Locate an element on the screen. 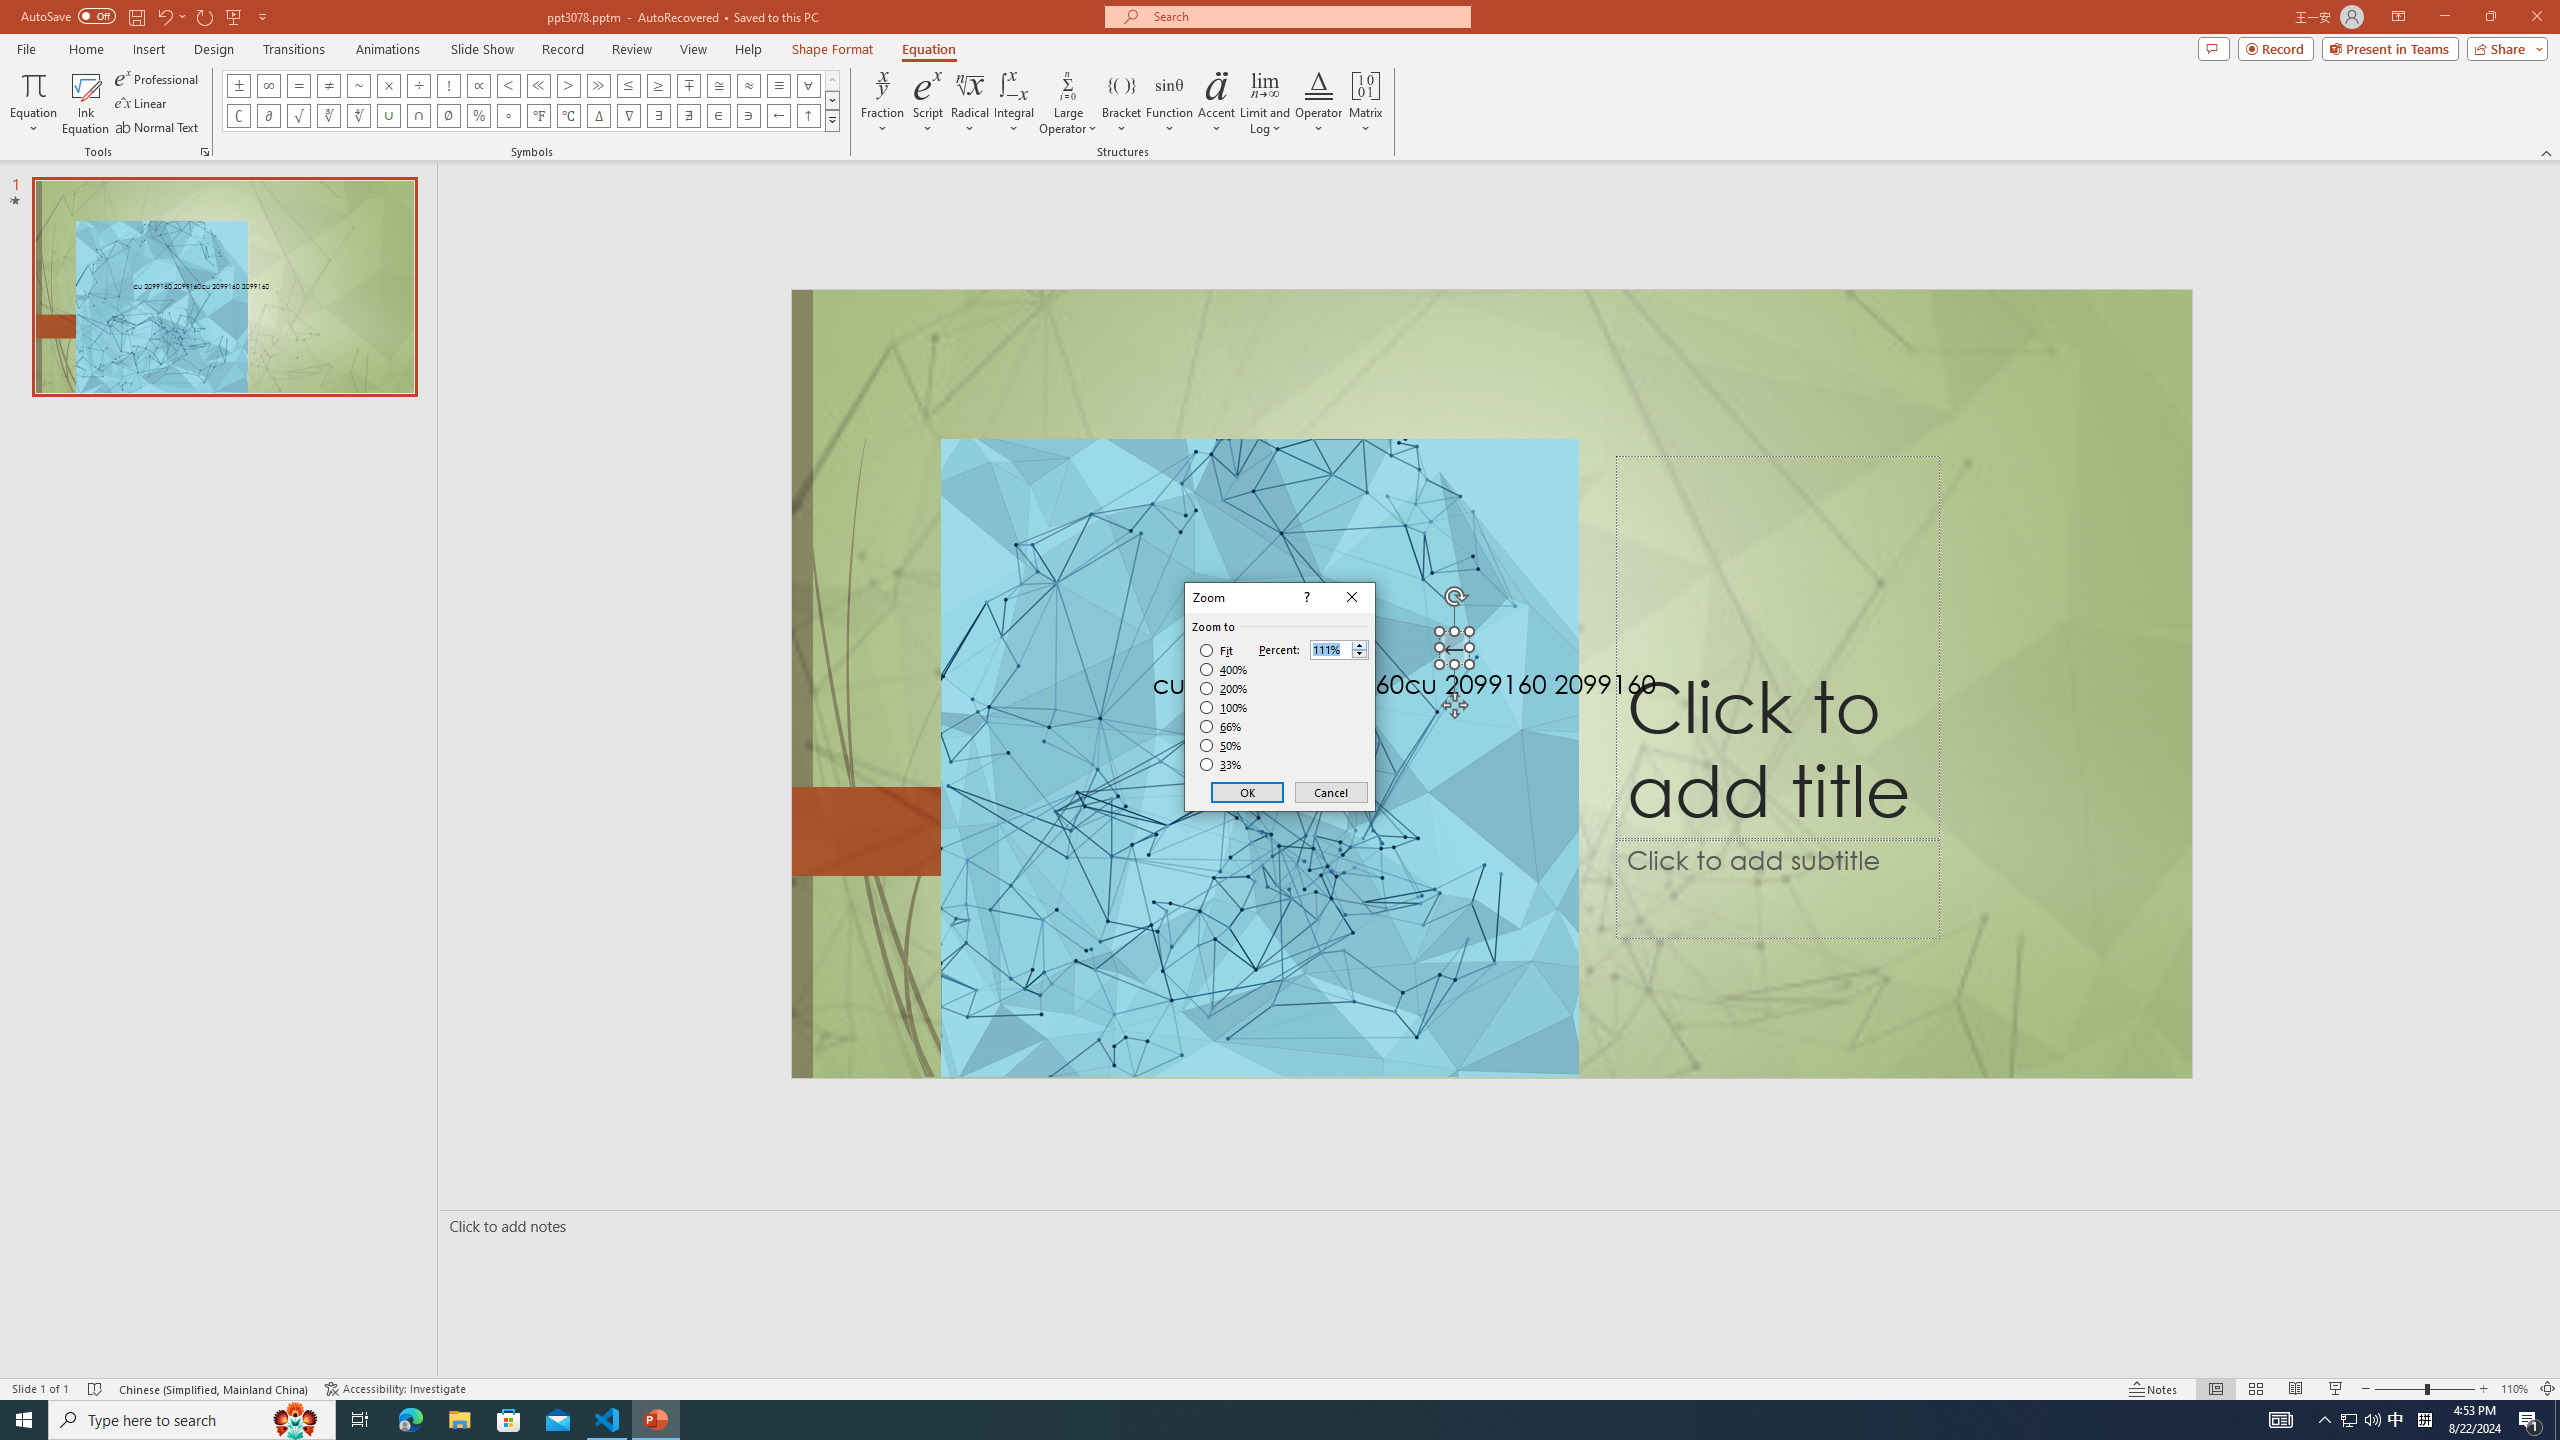 The image size is (2560, 1440). 'Operator' is located at coordinates (1317, 103).